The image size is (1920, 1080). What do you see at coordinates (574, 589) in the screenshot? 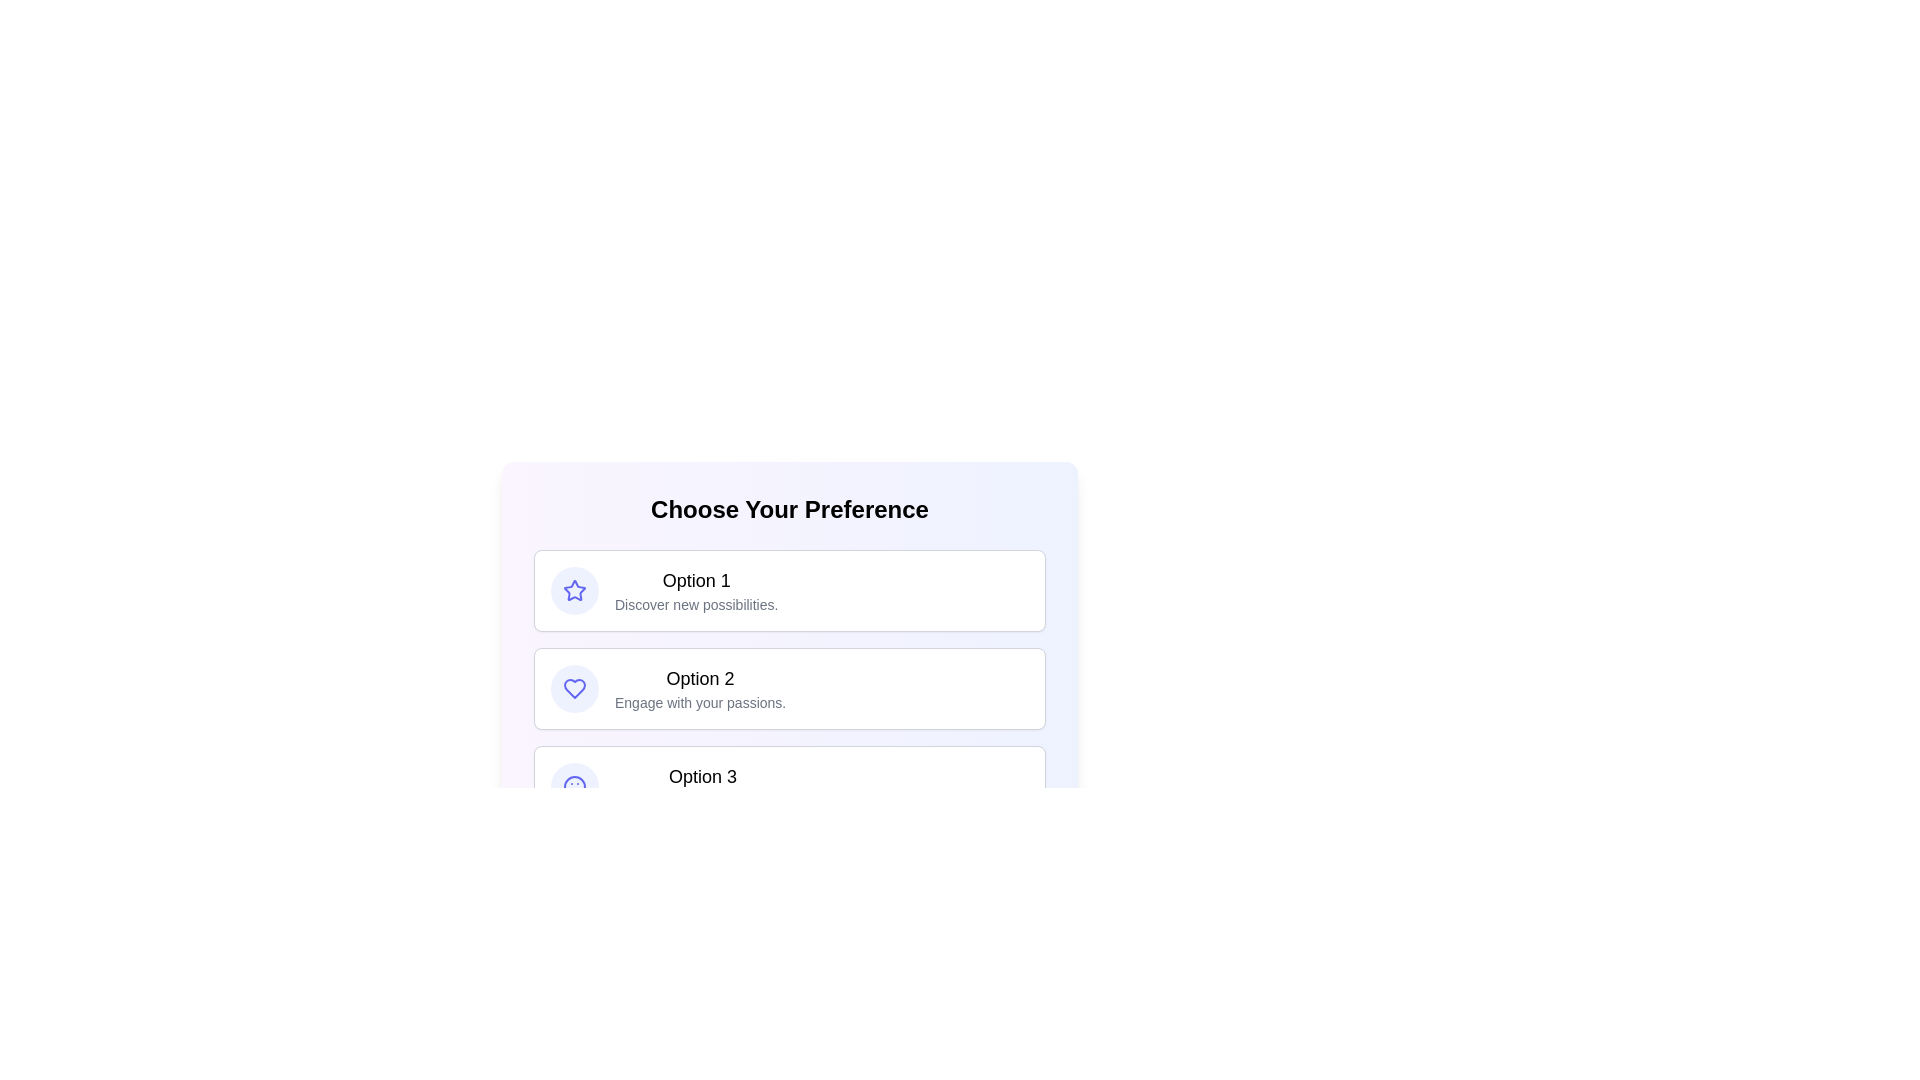
I see `the decorative icon associated with the first option in the list, which is located directly to the left of the text 'Option 1' and 'Discover new possibilities.'` at bounding box center [574, 589].